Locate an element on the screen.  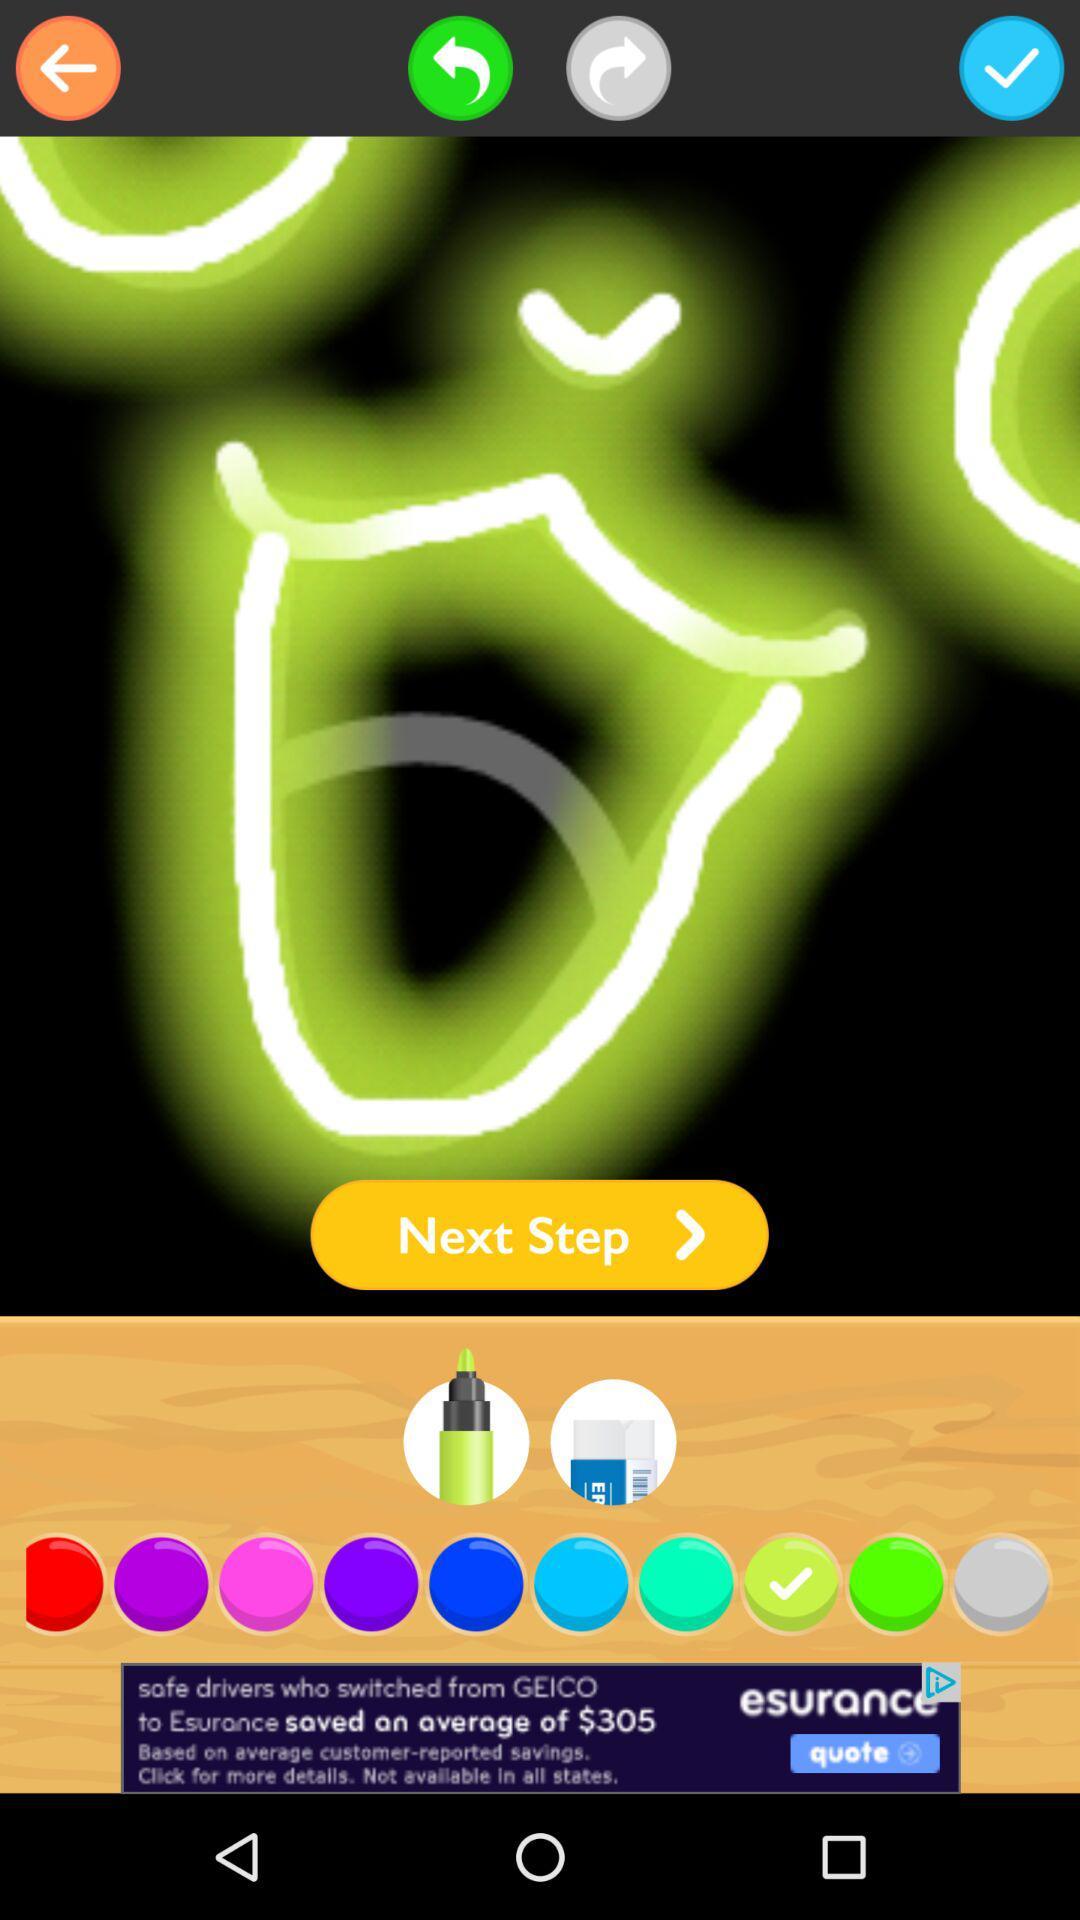
redo action is located at coordinates (617, 68).